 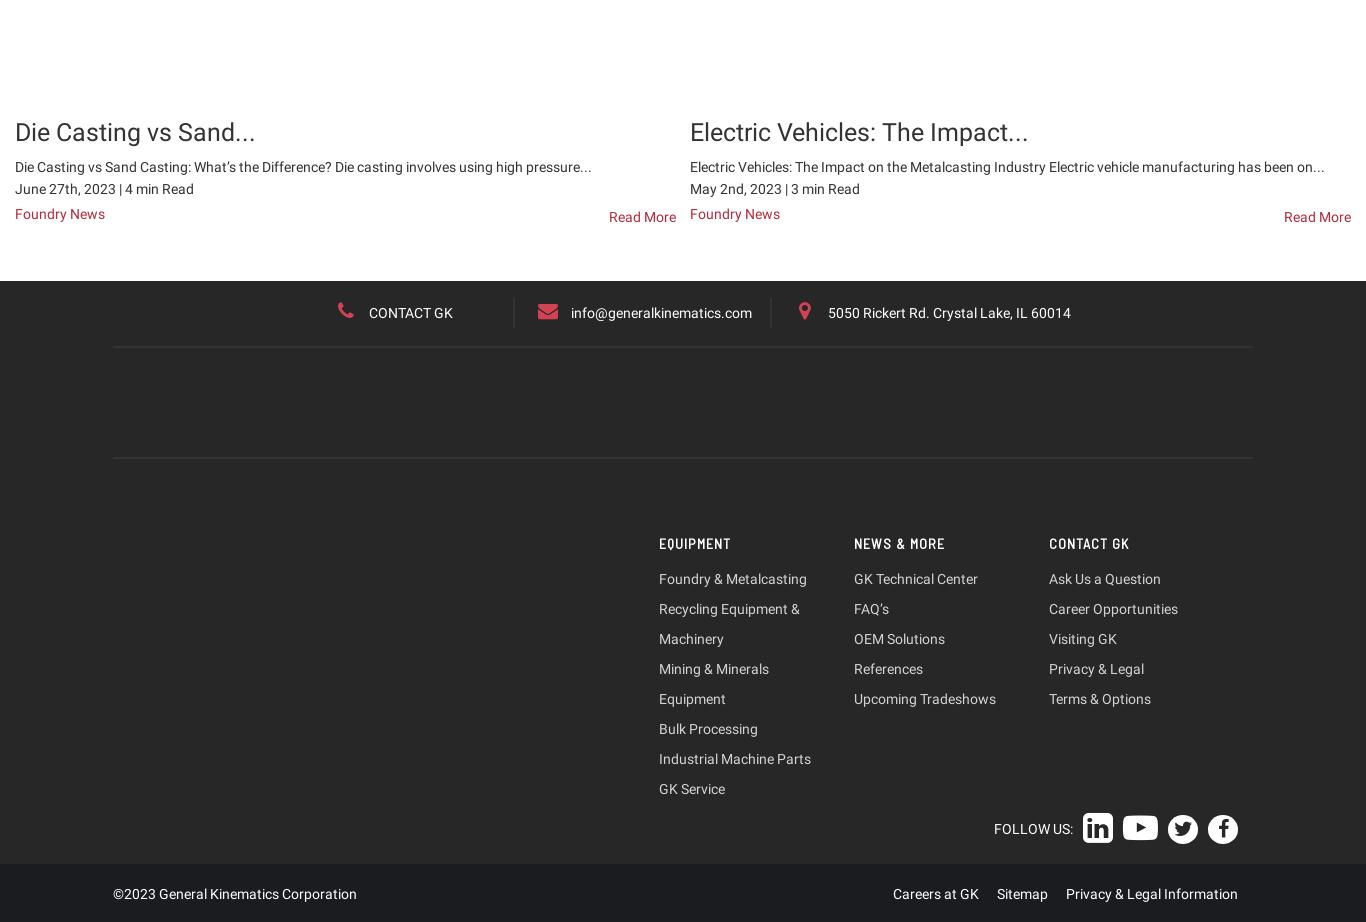 What do you see at coordinates (127, 187) in the screenshot?
I see `'4'` at bounding box center [127, 187].